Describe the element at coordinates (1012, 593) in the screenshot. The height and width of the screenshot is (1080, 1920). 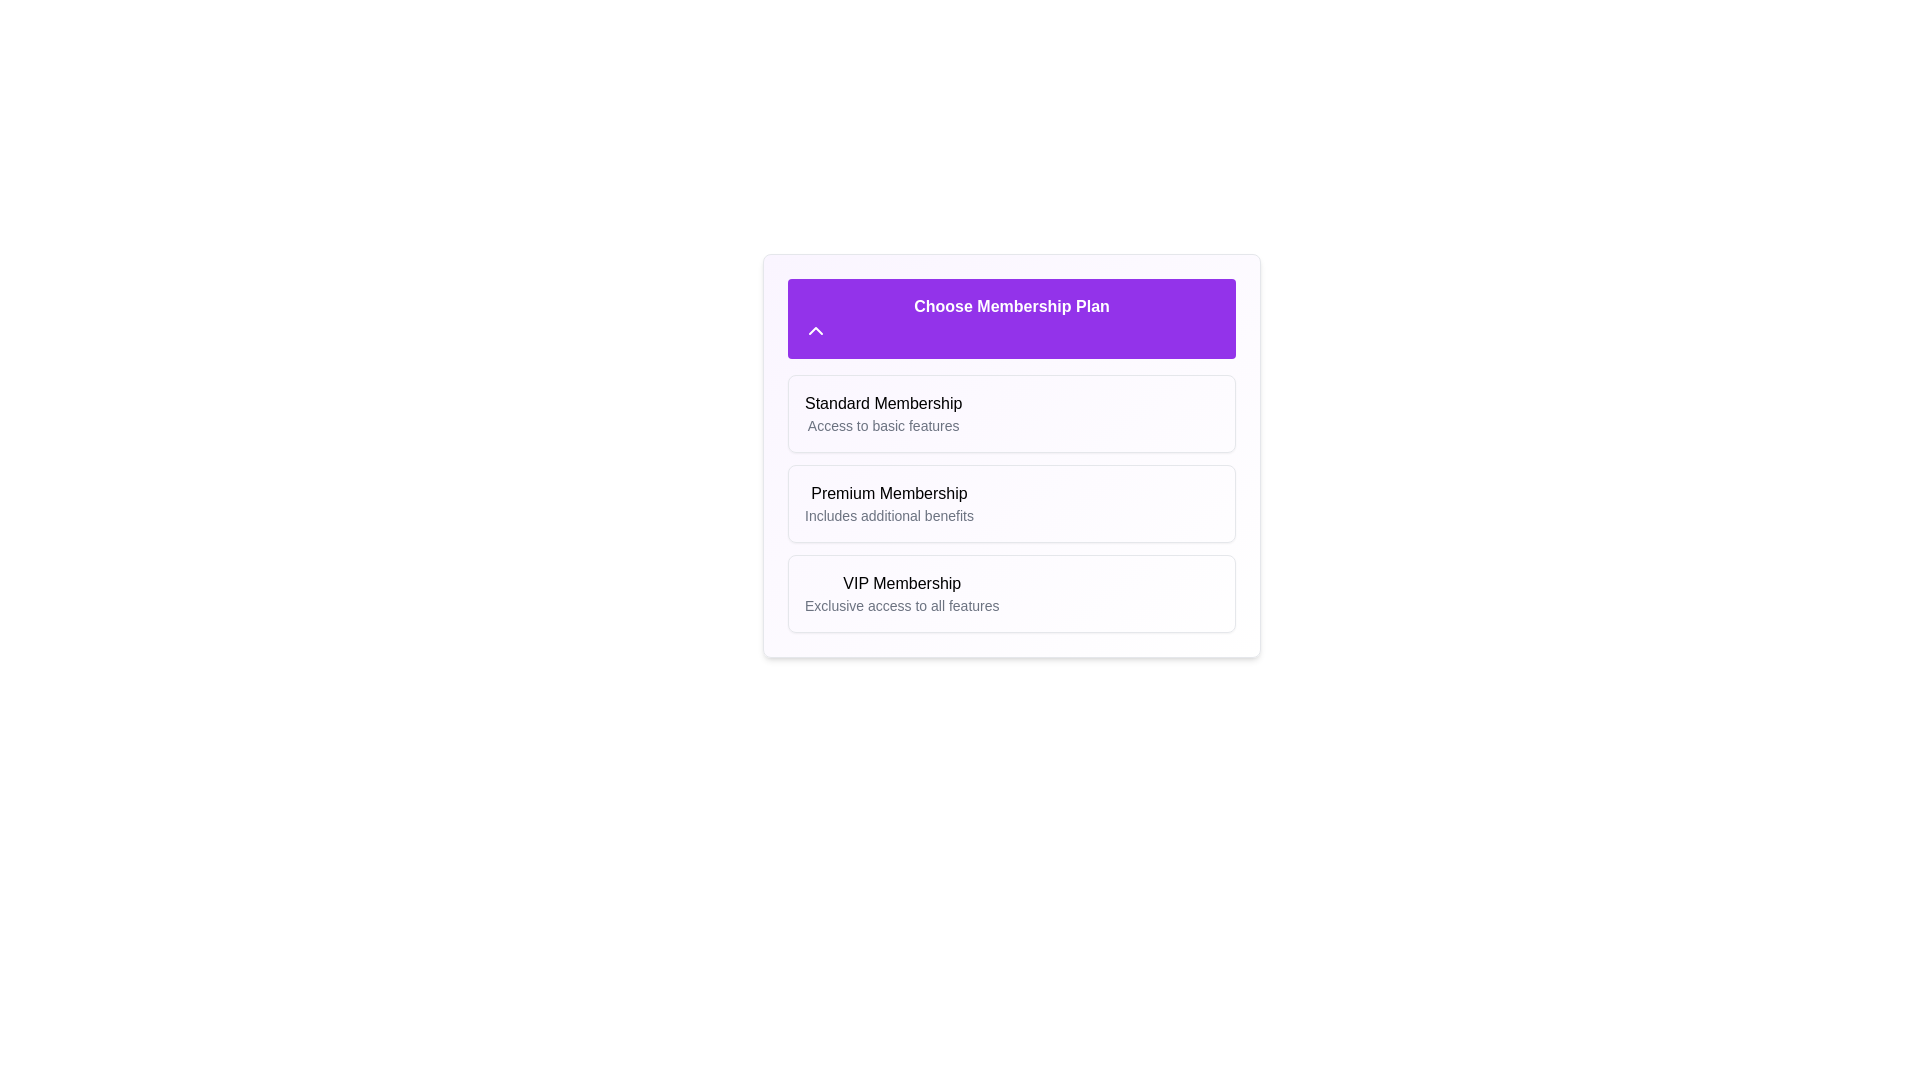
I see `the 'VIP Membership' button-like selectable list item` at that location.